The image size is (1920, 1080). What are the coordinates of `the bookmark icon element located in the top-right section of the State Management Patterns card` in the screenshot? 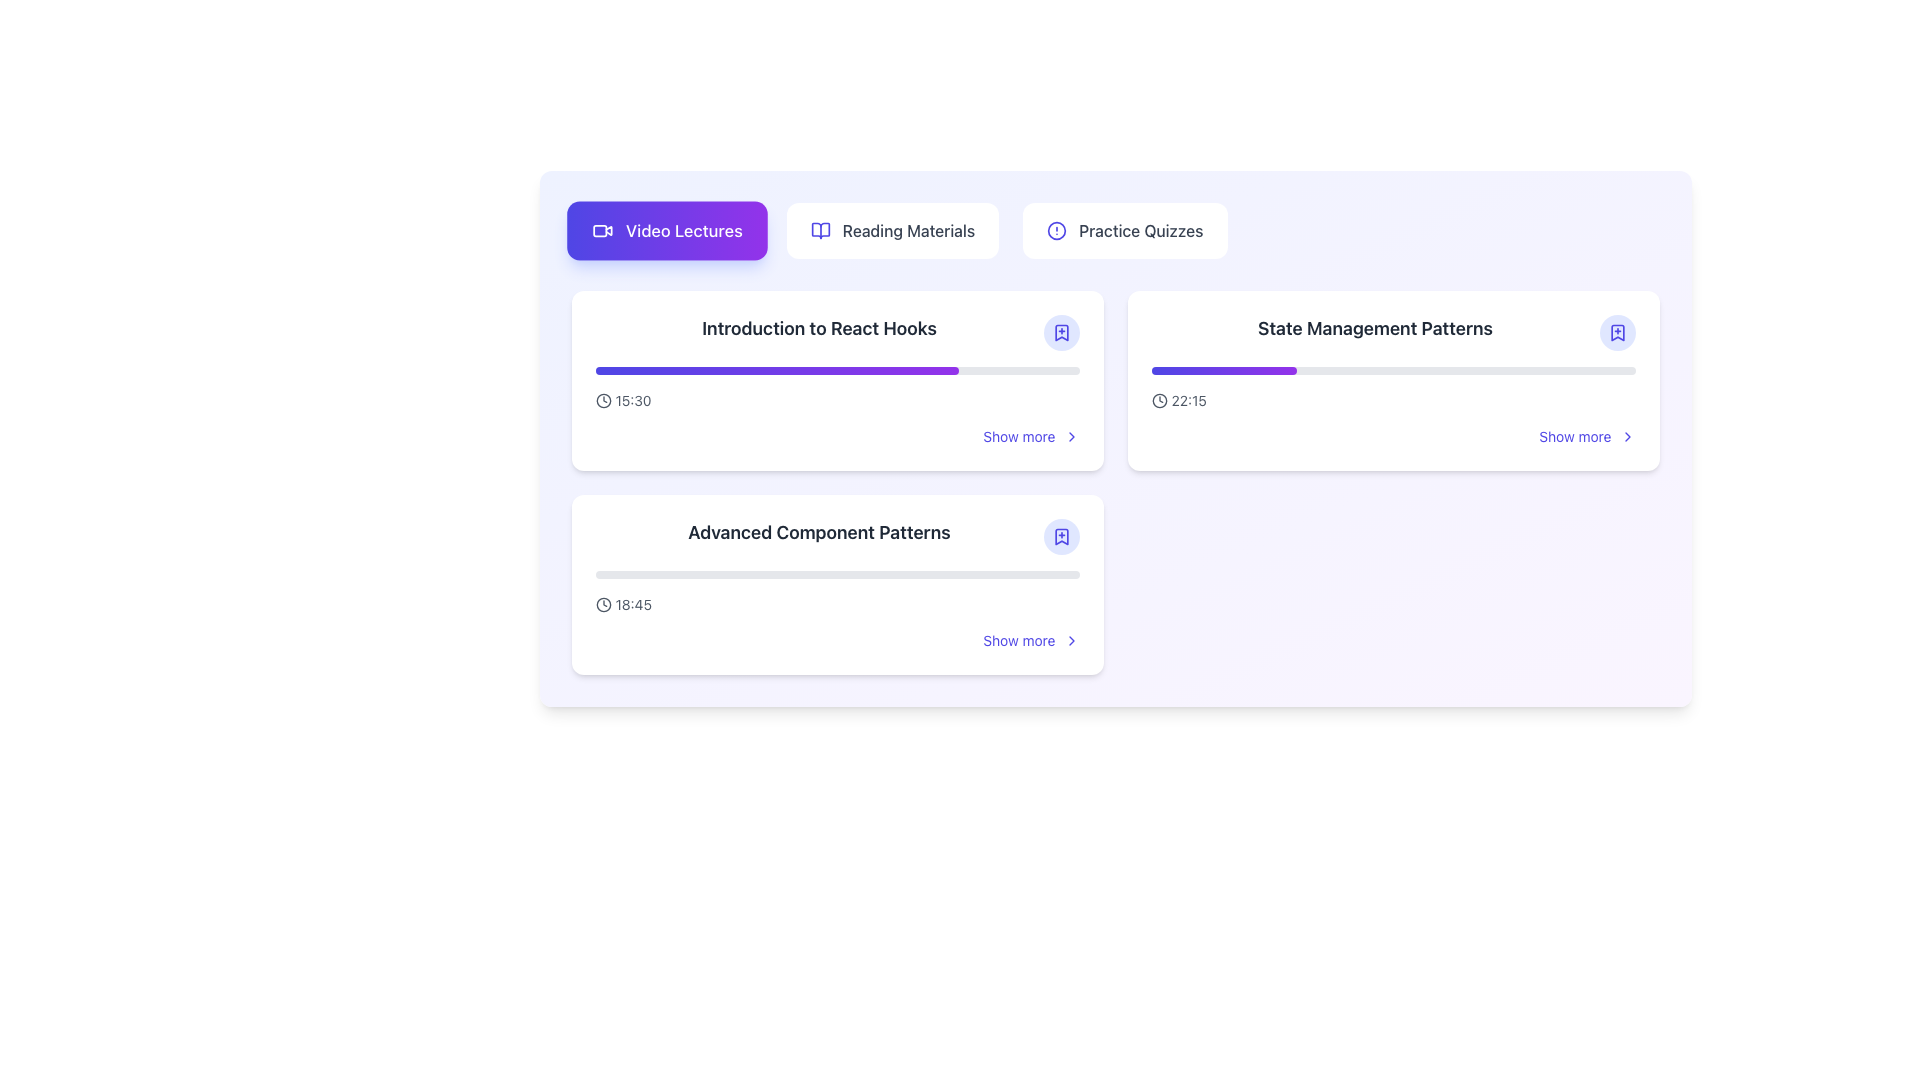 It's located at (1617, 331).